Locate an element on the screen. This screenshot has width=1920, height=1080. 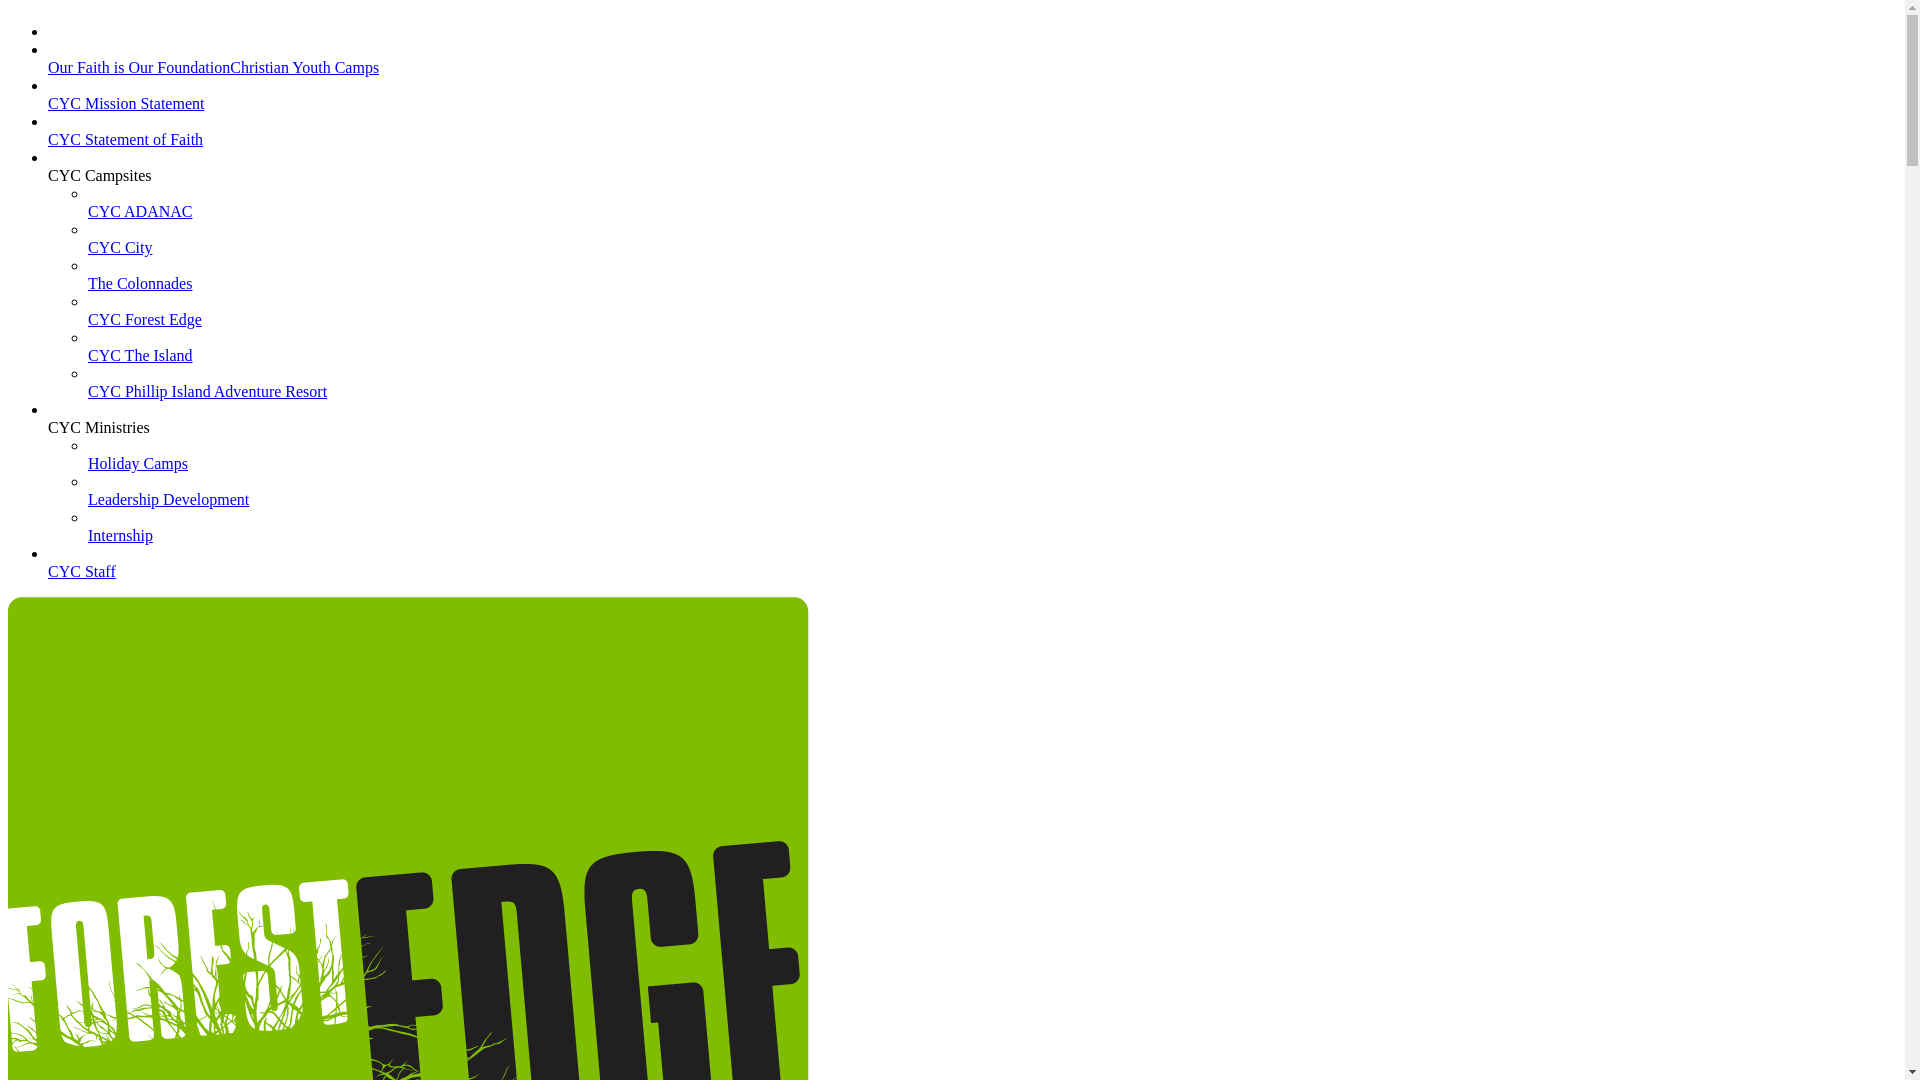
'CYC The Island' is located at coordinates (139, 364).